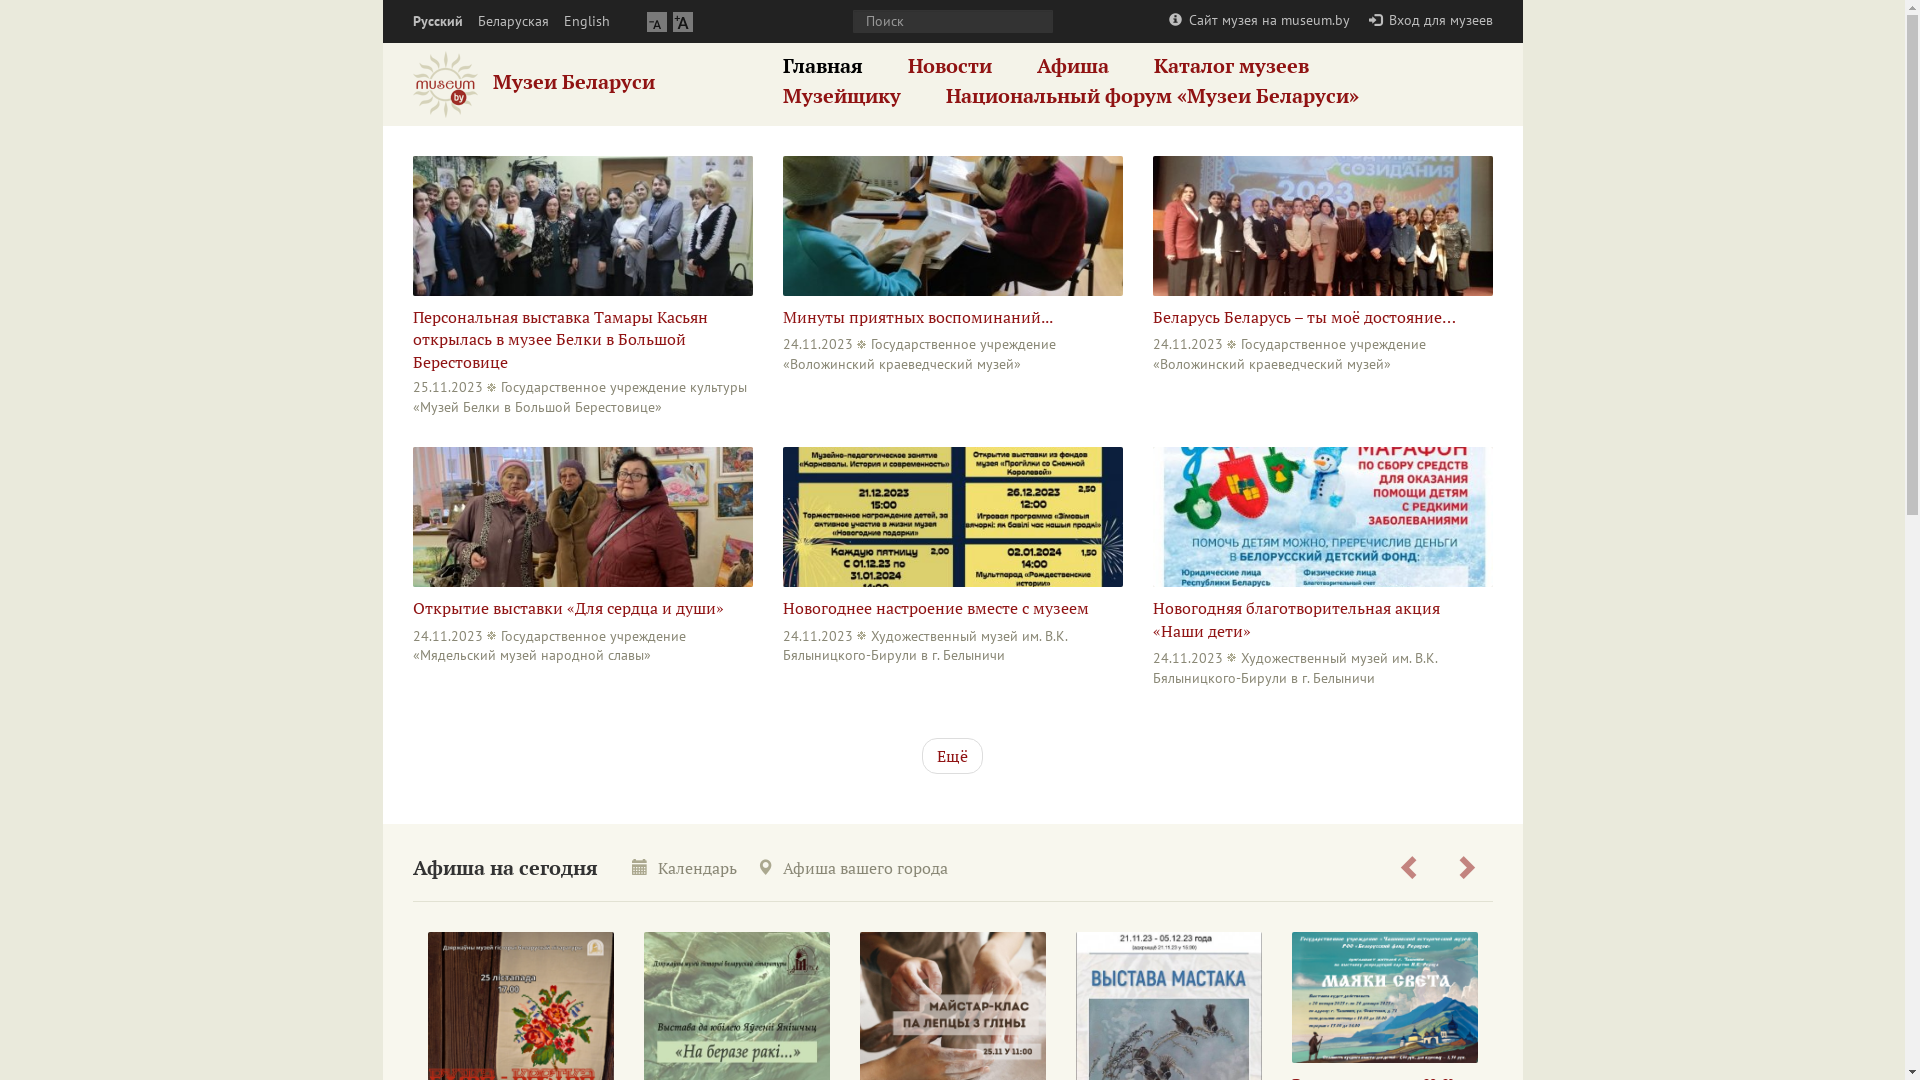  I want to click on 'A', so click(681, 21).